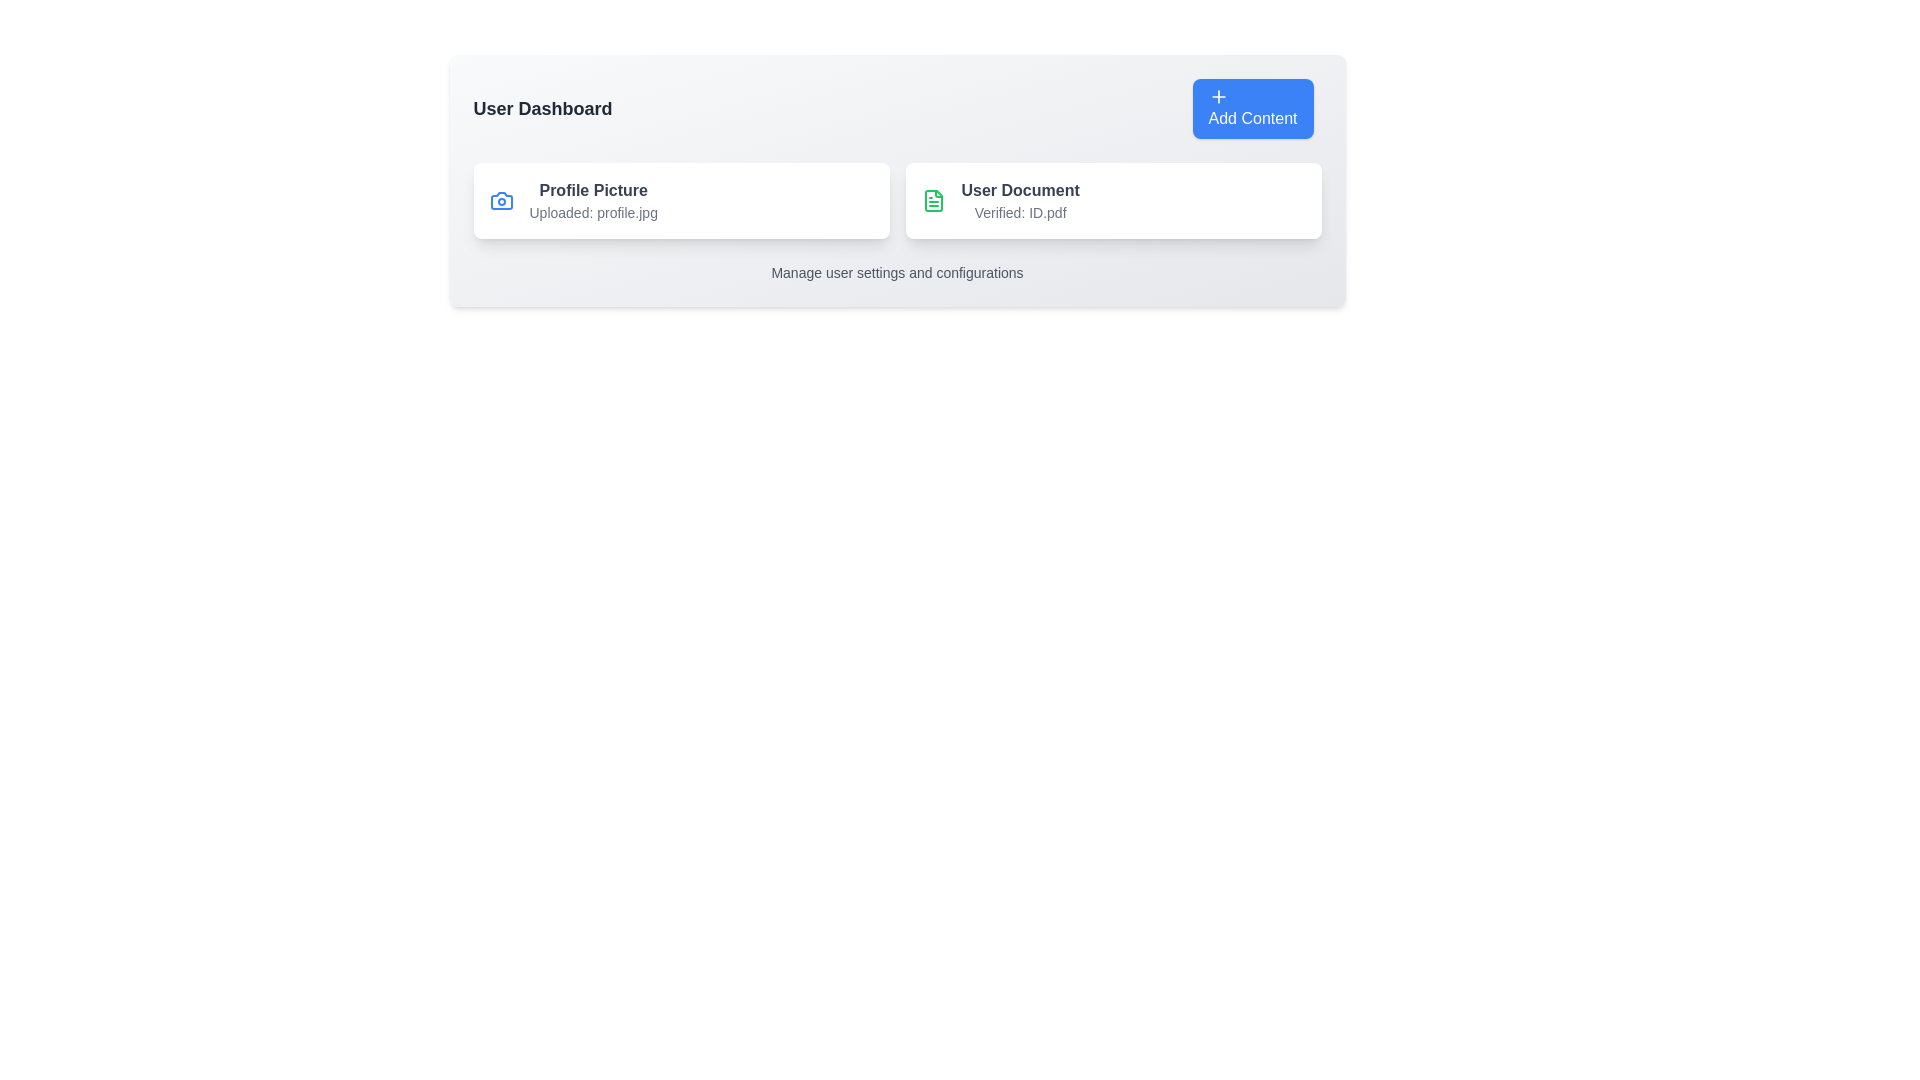 Image resolution: width=1920 pixels, height=1080 pixels. I want to click on the 'Add Content' SVG Icon located centrally within the 'Add Content' button in the top right corner of the interface, so click(1217, 96).